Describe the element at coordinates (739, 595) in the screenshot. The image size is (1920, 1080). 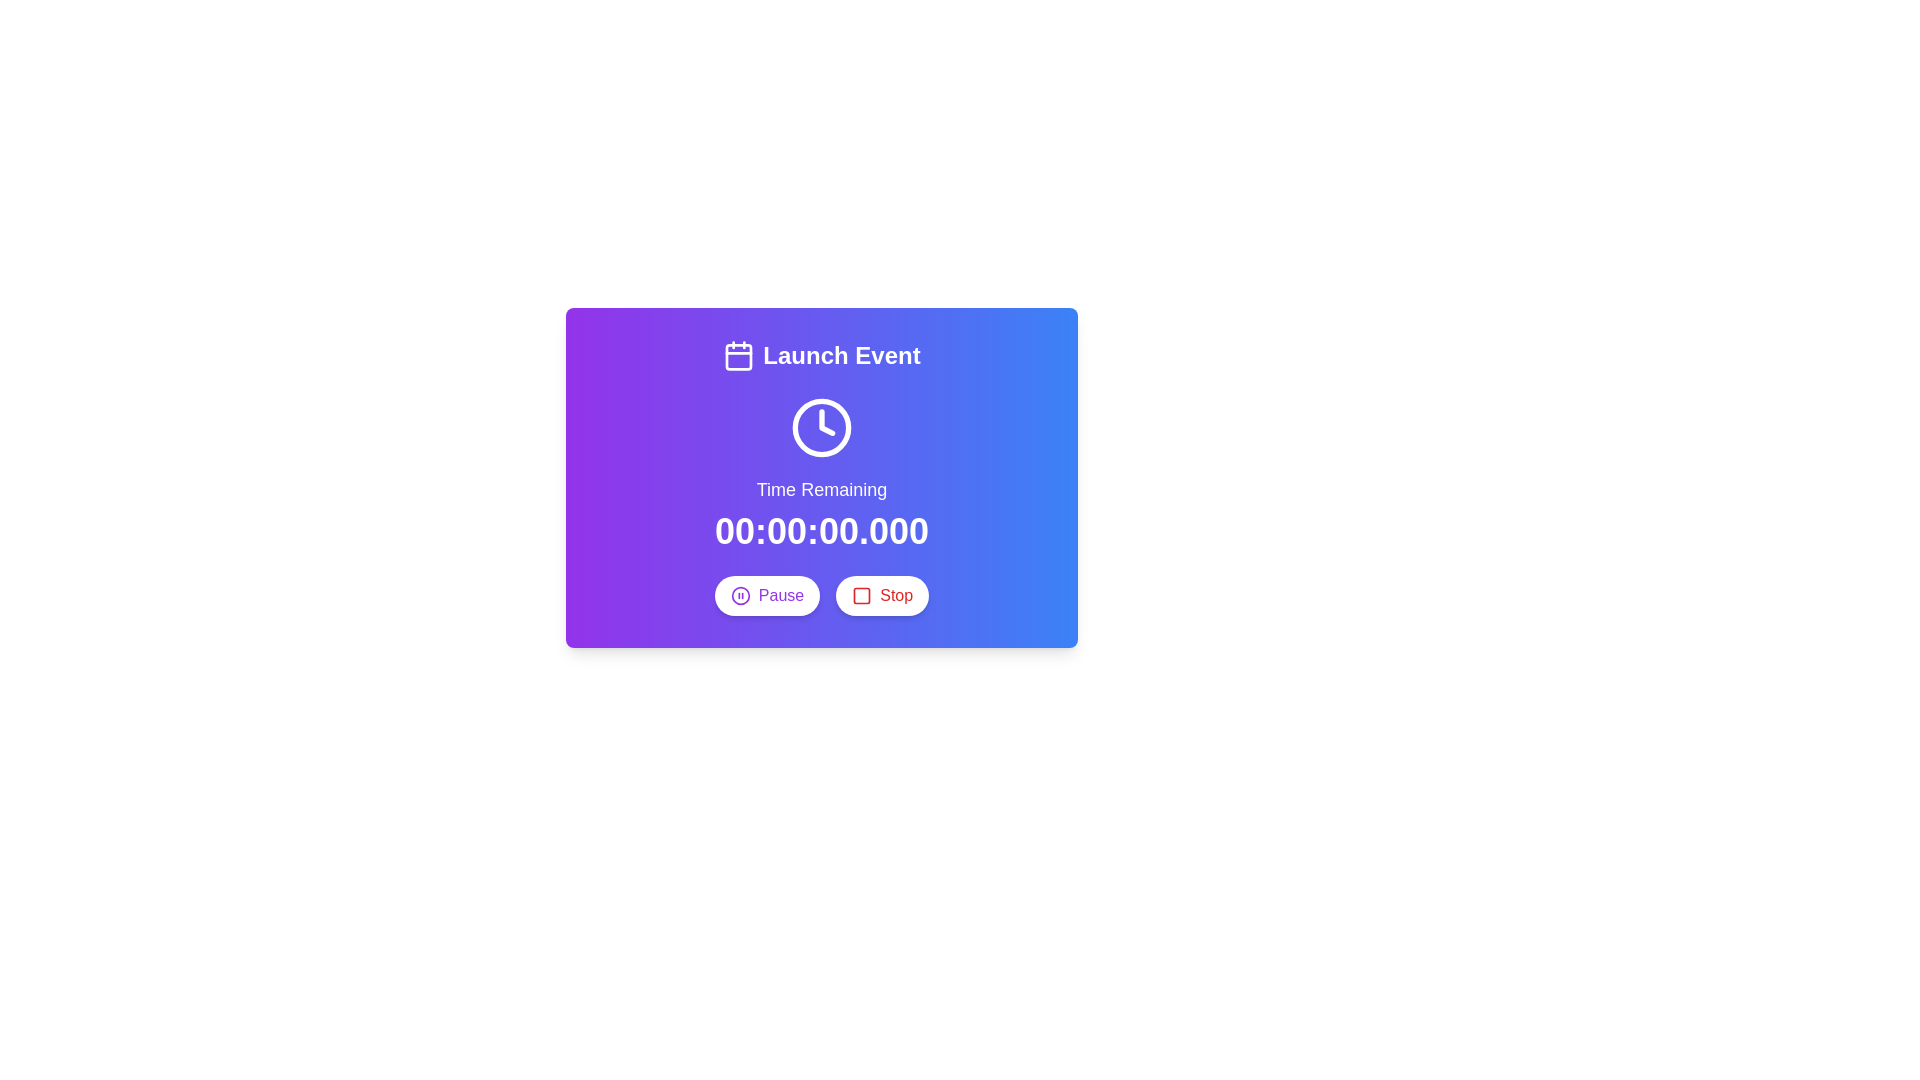
I see `the 'Pause' icon, which represents the 'Pause' action and is located to the left of the text 'Pause' in the application's card interface` at that location.